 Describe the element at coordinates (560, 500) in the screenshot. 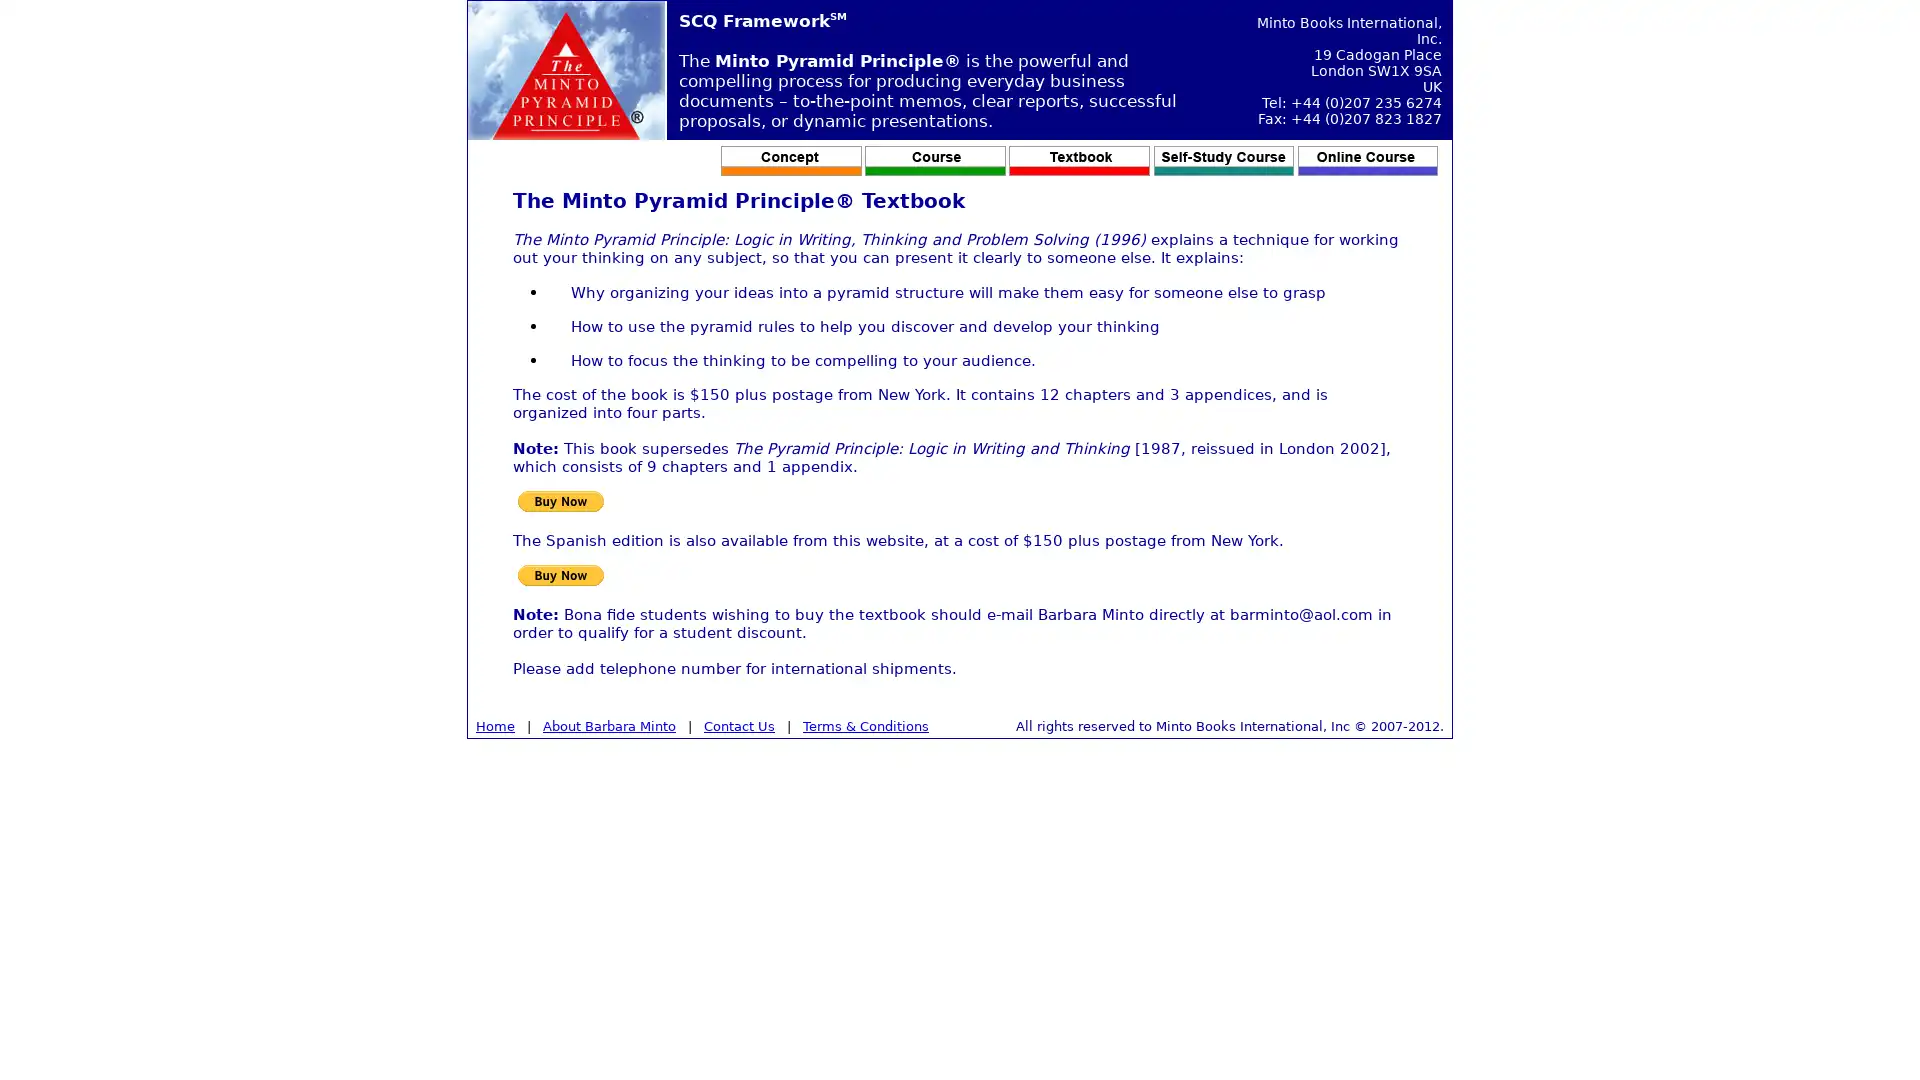

I see `PayPal - The safer, easier way to pay online!` at that location.